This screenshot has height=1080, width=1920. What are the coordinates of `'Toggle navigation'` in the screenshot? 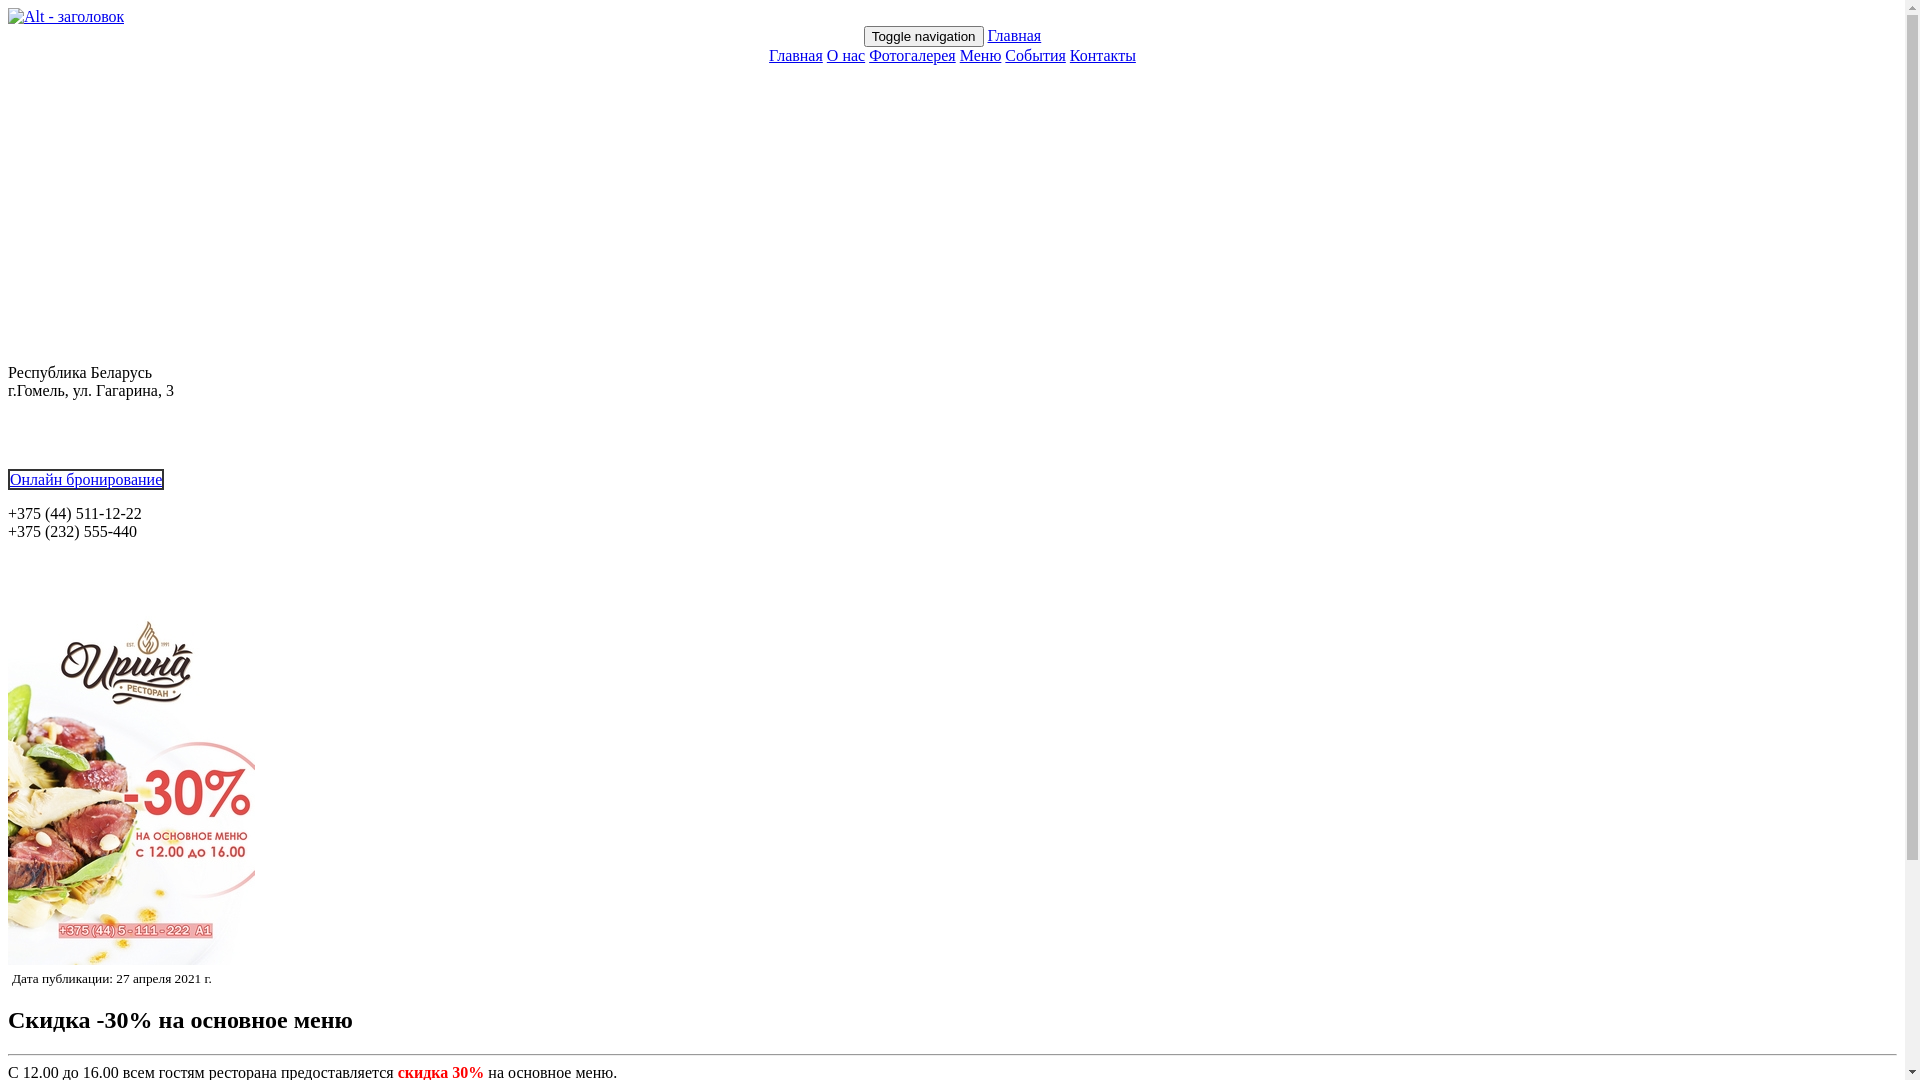 It's located at (922, 36).